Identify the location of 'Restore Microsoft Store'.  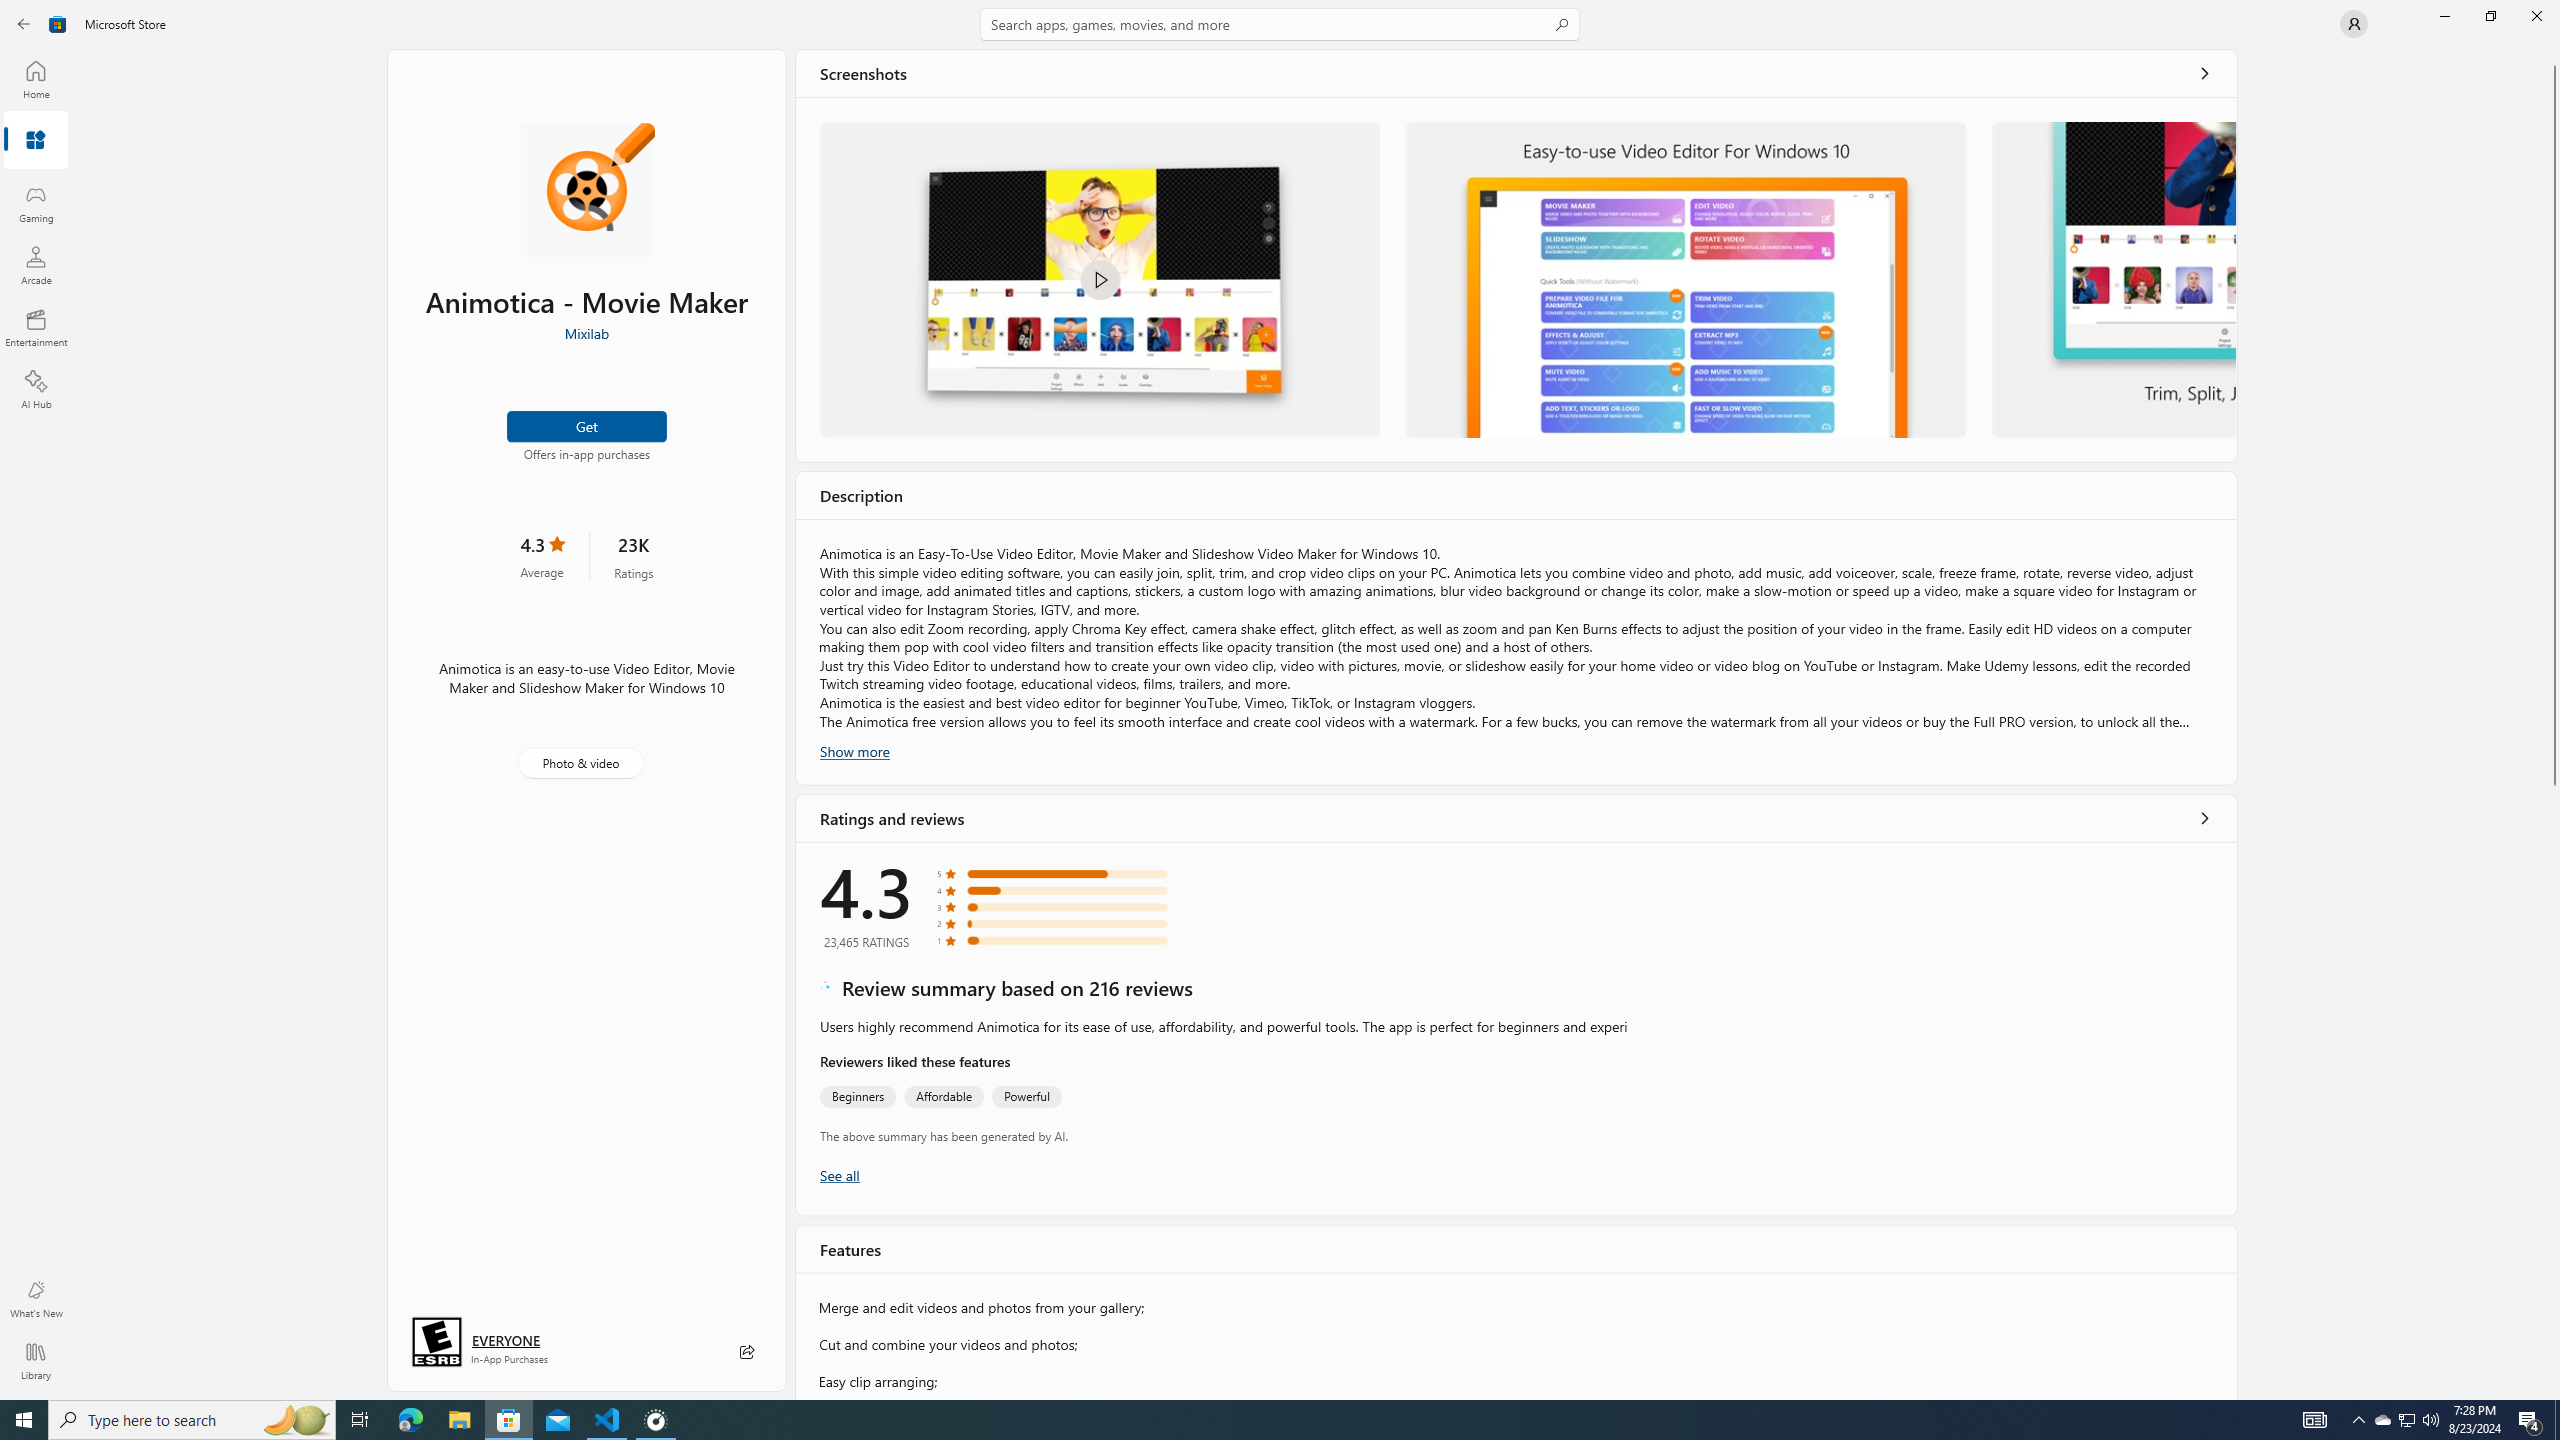
(2490, 15).